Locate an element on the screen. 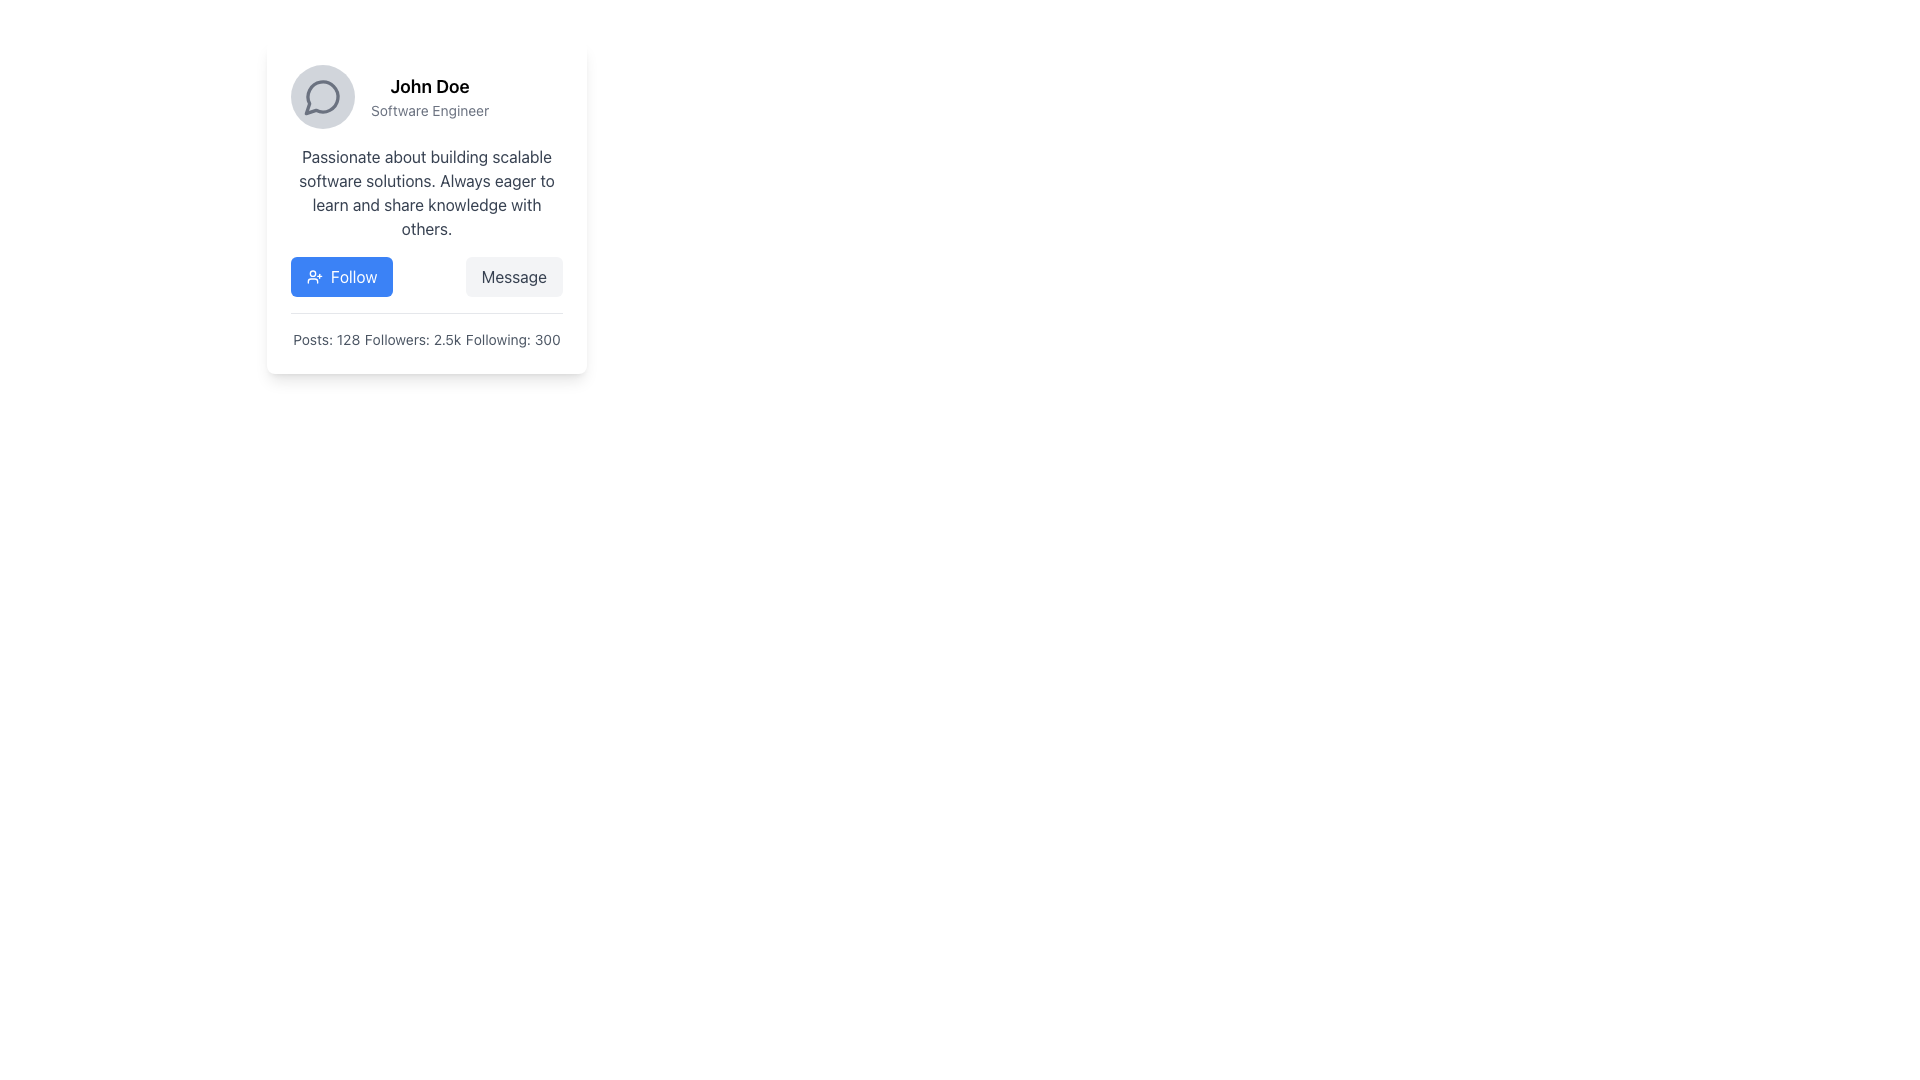  the text label displaying 'Posts: 128', which is located in the lower section of the user profile card, aligned to the left among other statistics is located at coordinates (326, 338).